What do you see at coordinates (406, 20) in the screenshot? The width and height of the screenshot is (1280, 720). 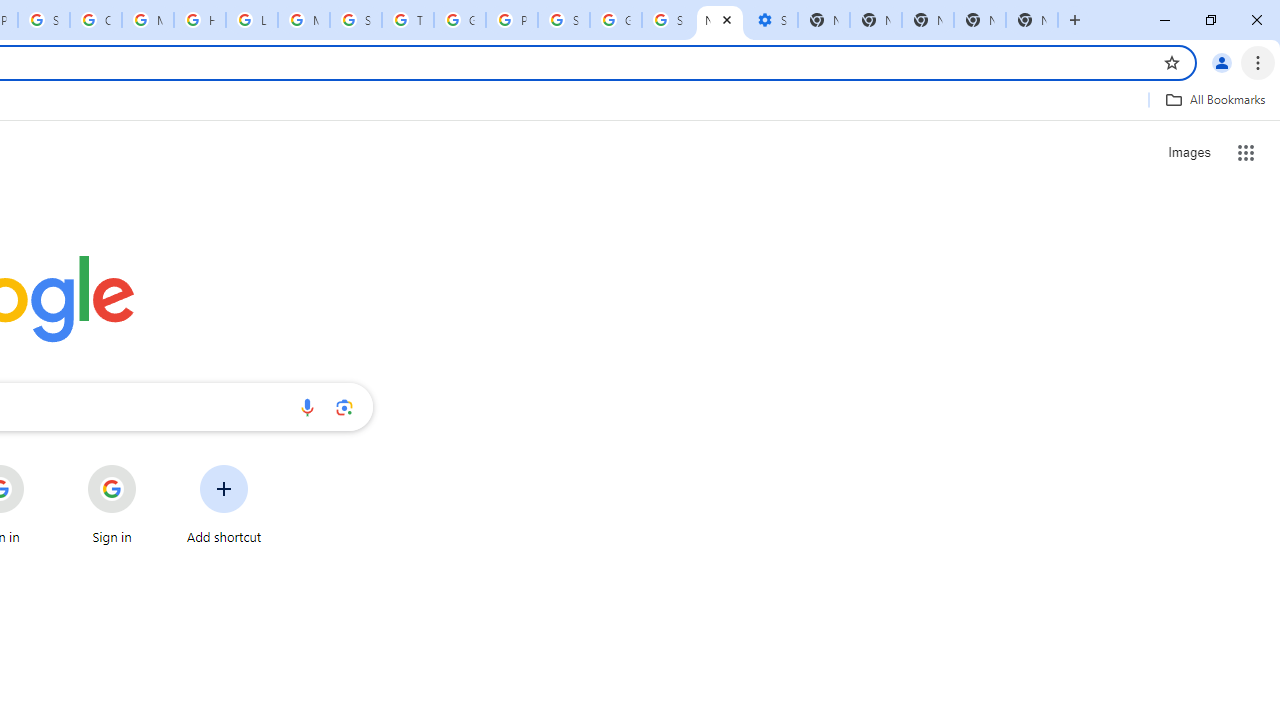 I see `'Trusted Information and Content - Google Safety Center'` at bounding box center [406, 20].